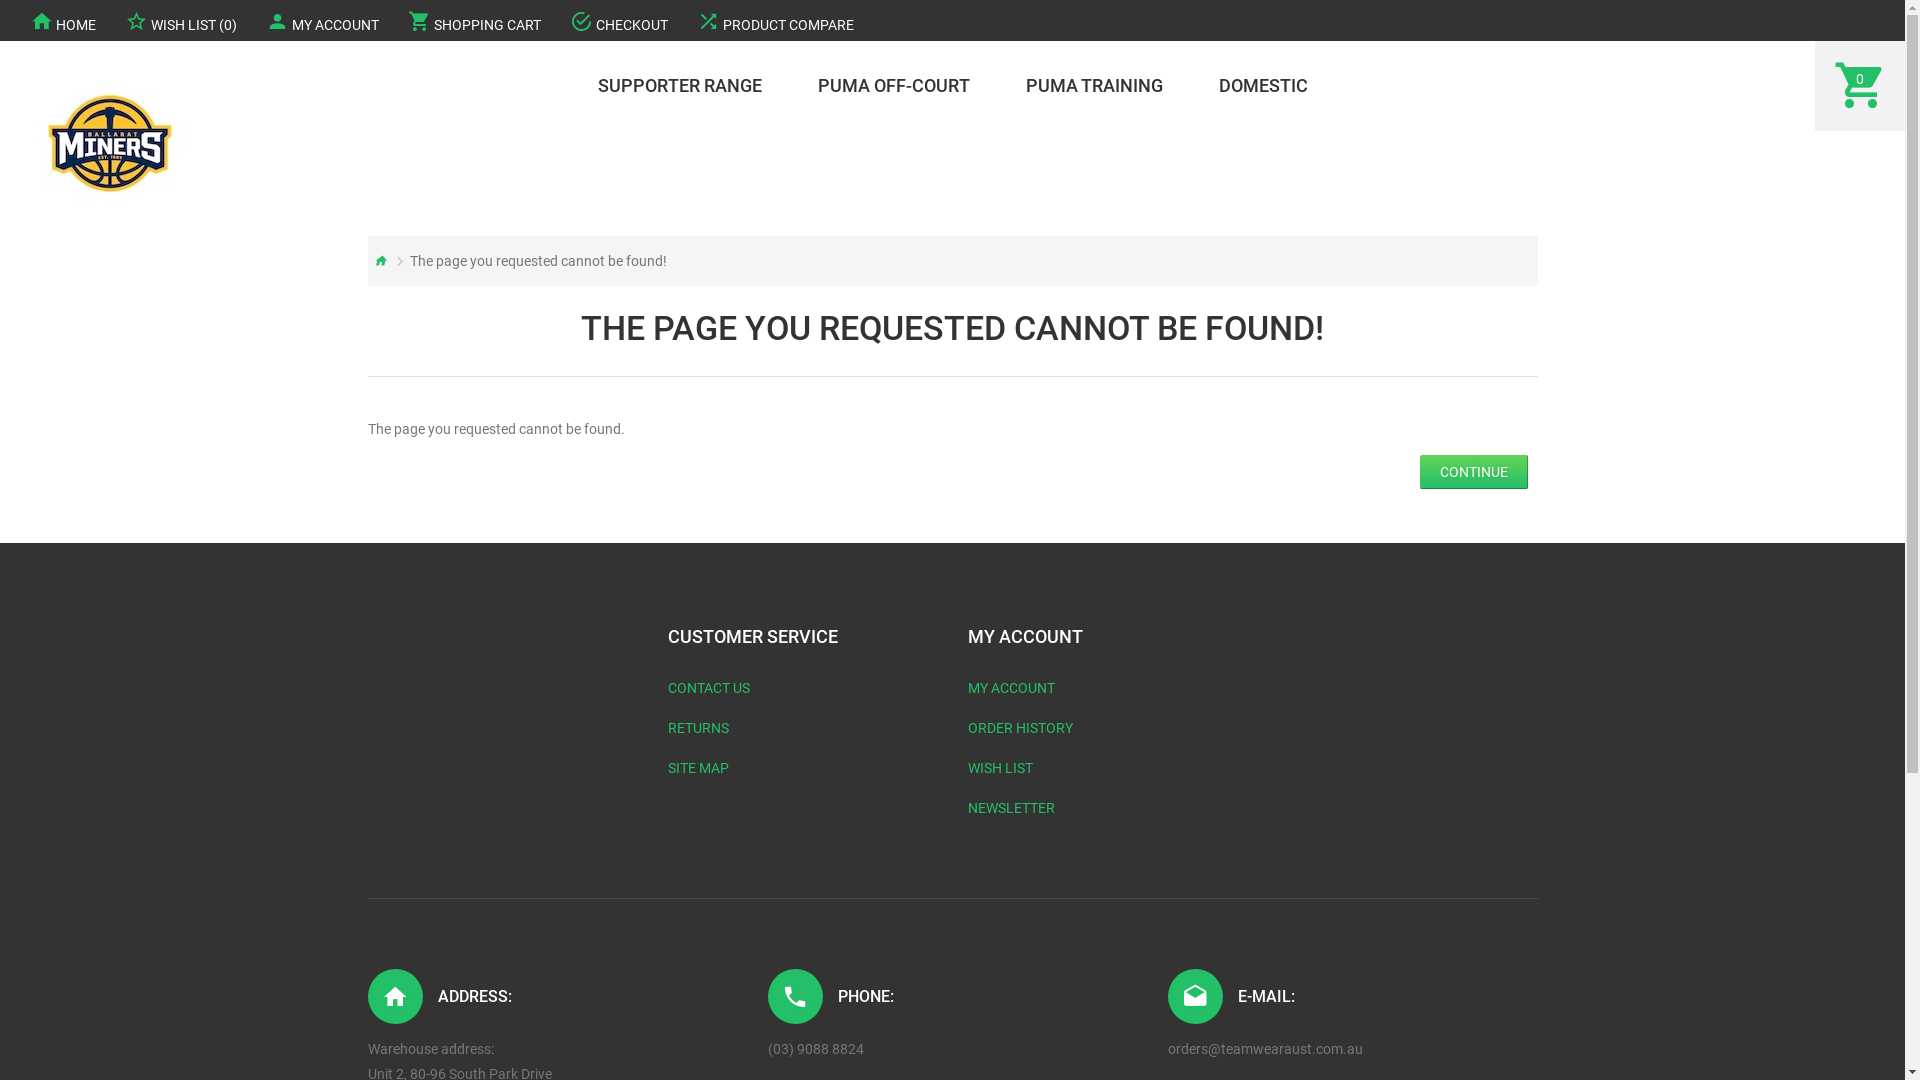  I want to click on 'WISH LIST', so click(1000, 766).